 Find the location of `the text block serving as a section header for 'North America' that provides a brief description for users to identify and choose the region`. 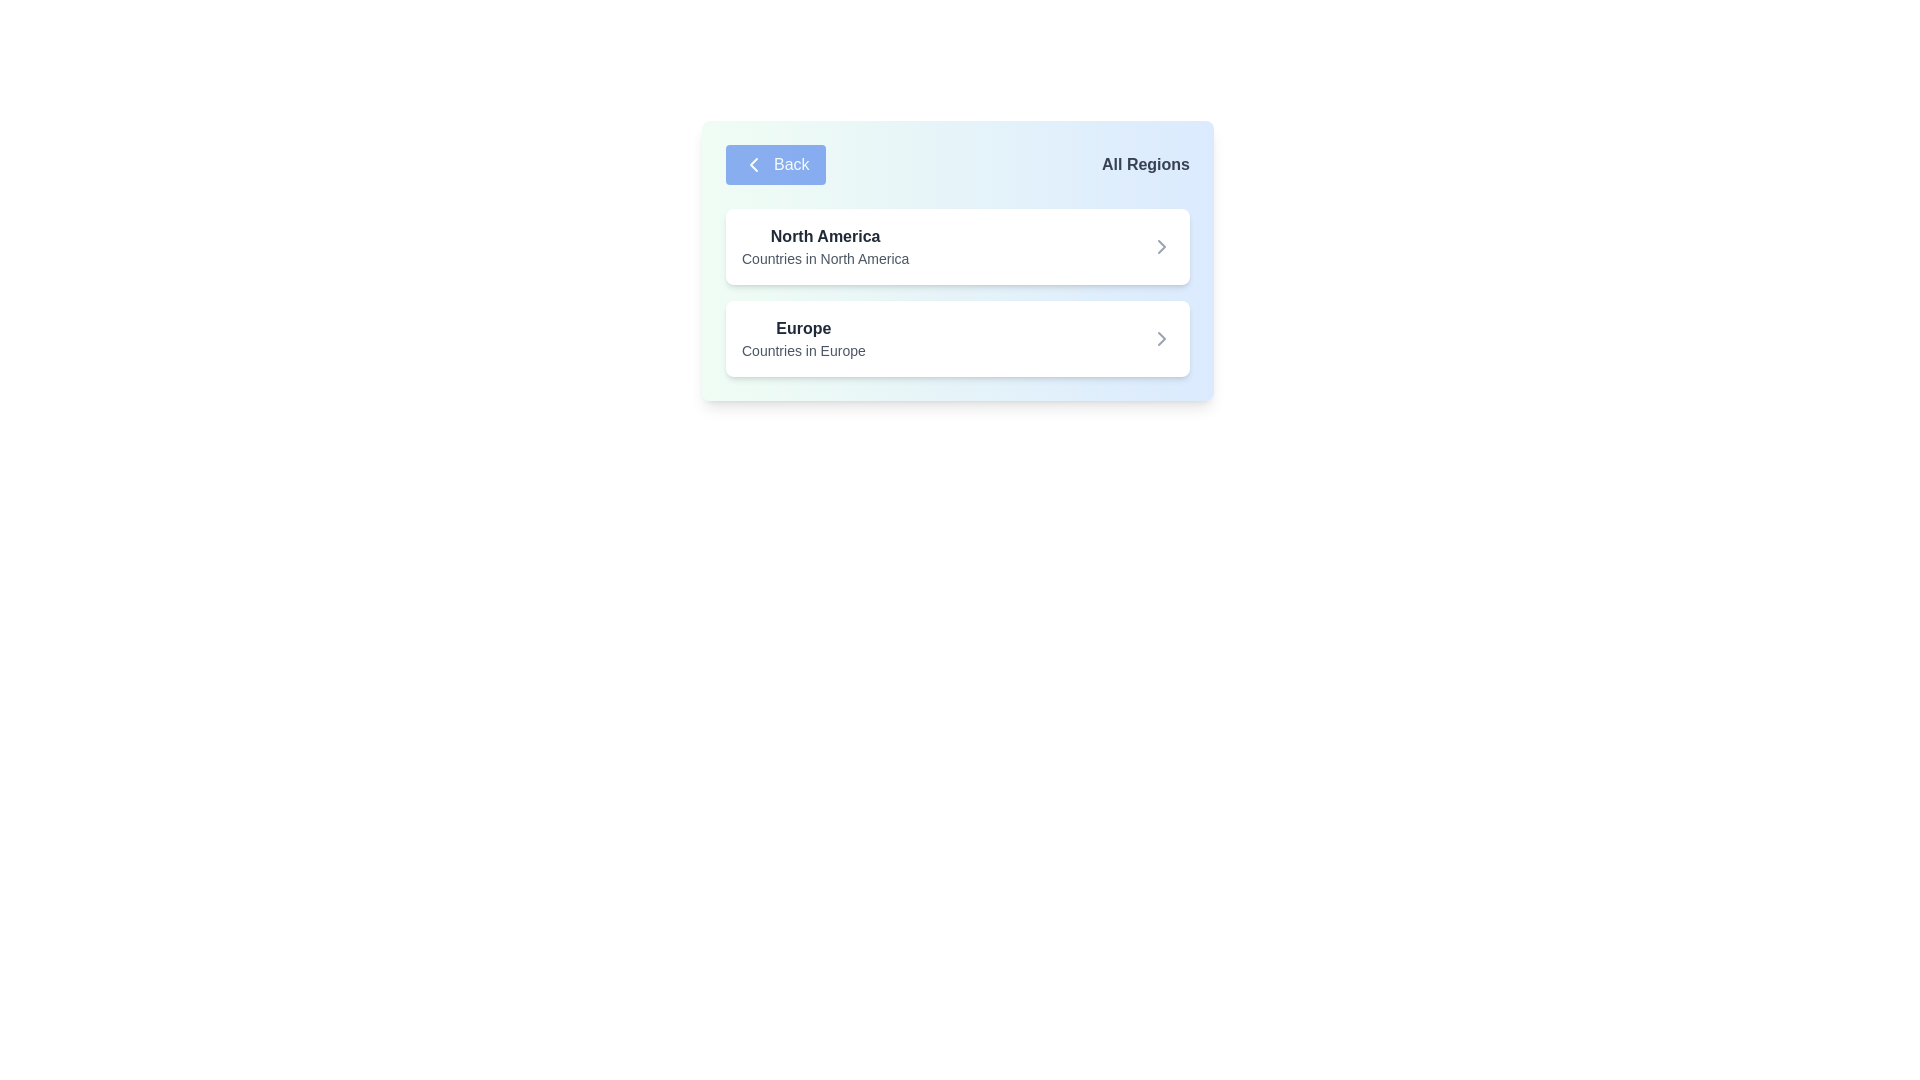

the text block serving as a section header for 'North America' that provides a brief description for users to identify and choose the region is located at coordinates (825, 245).